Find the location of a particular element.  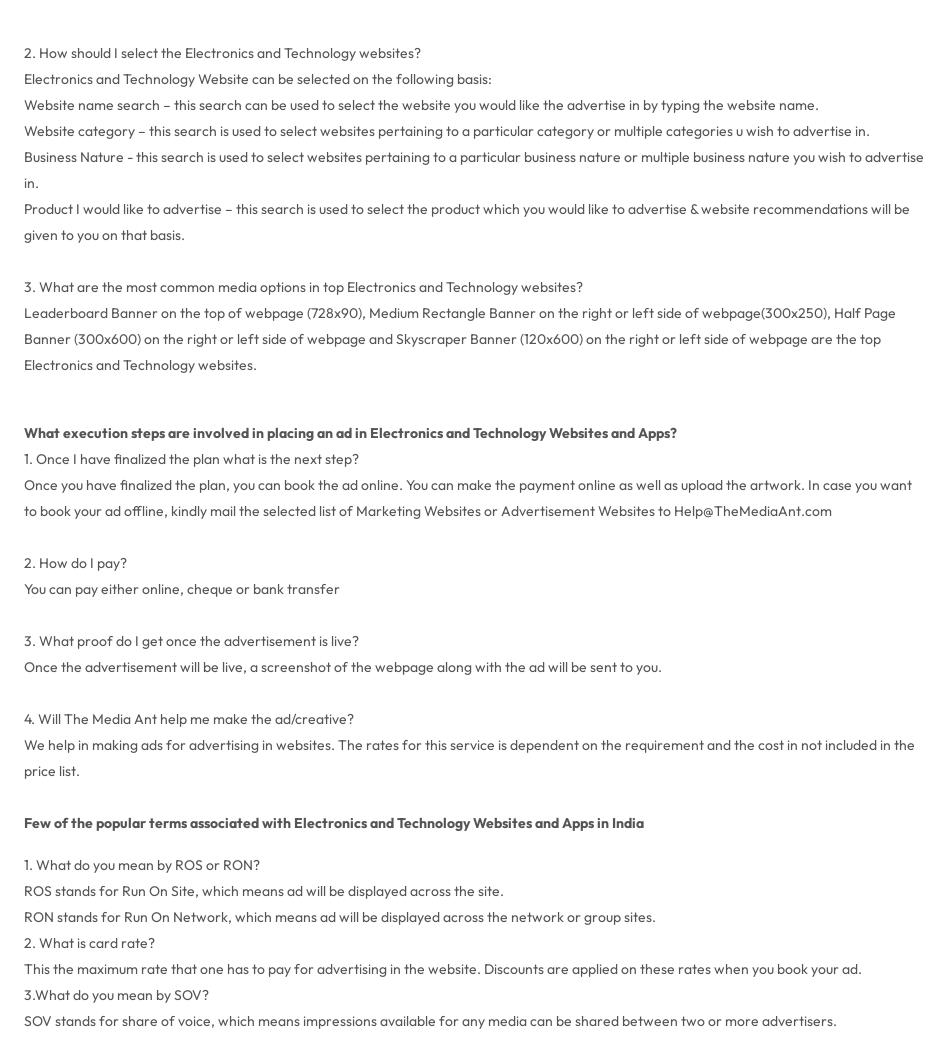

'2. What is card rate?' is located at coordinates (22, 941).